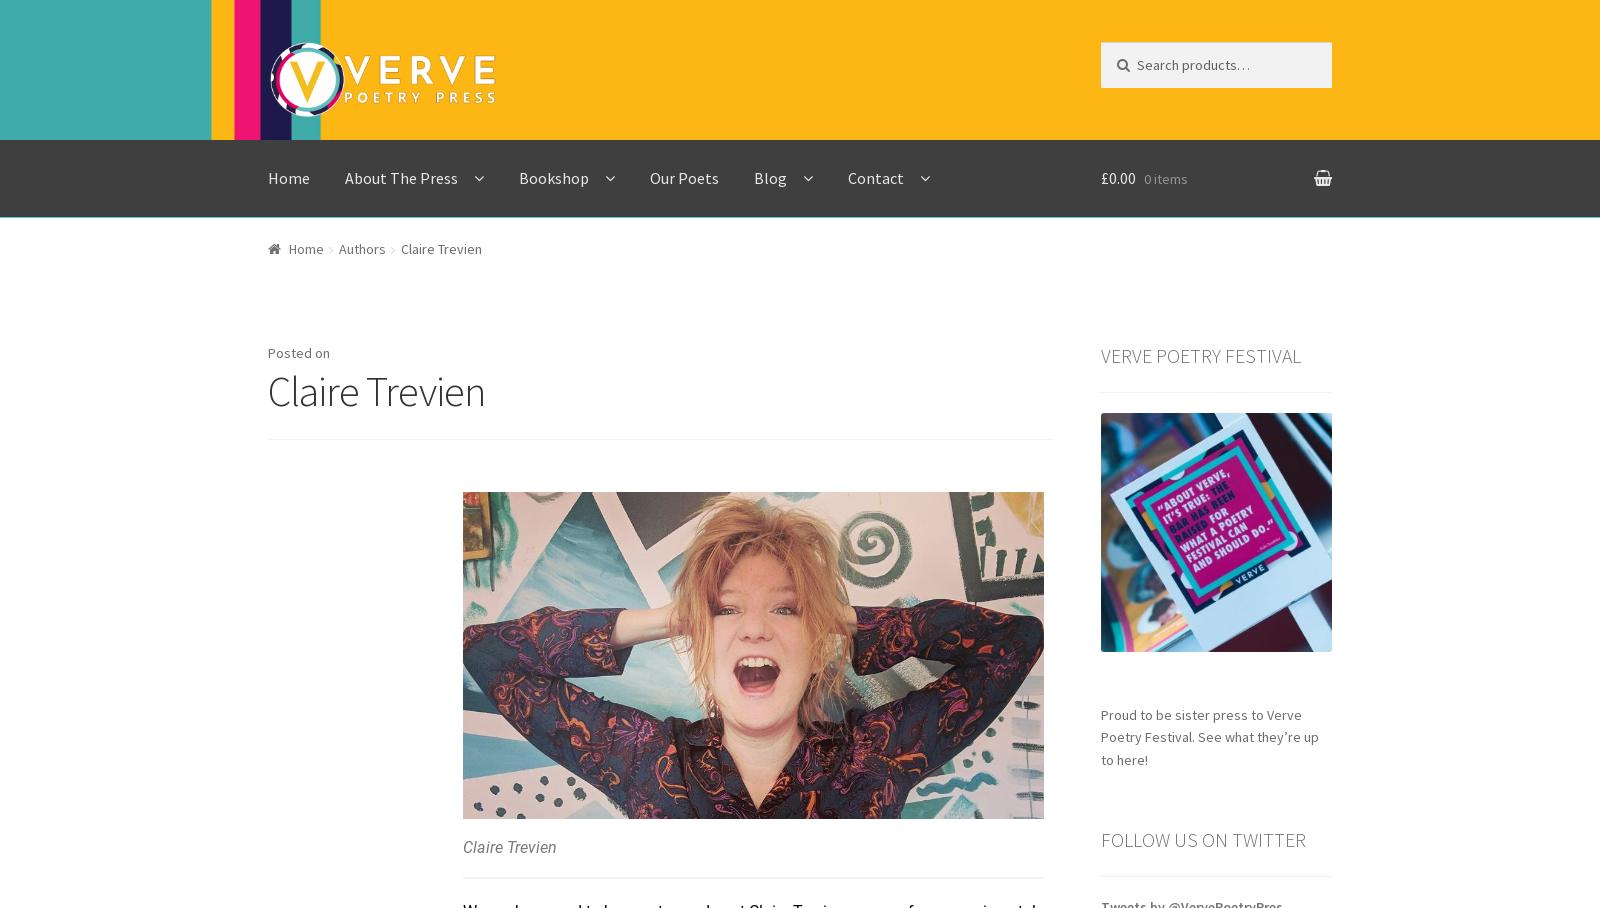 Image resolution: width=1600 pixels, height=908 pixels. What do you see at coordinates (684, 175) in the screenshot?
I see `'Our Poets'` at bounding box center [684, 175].